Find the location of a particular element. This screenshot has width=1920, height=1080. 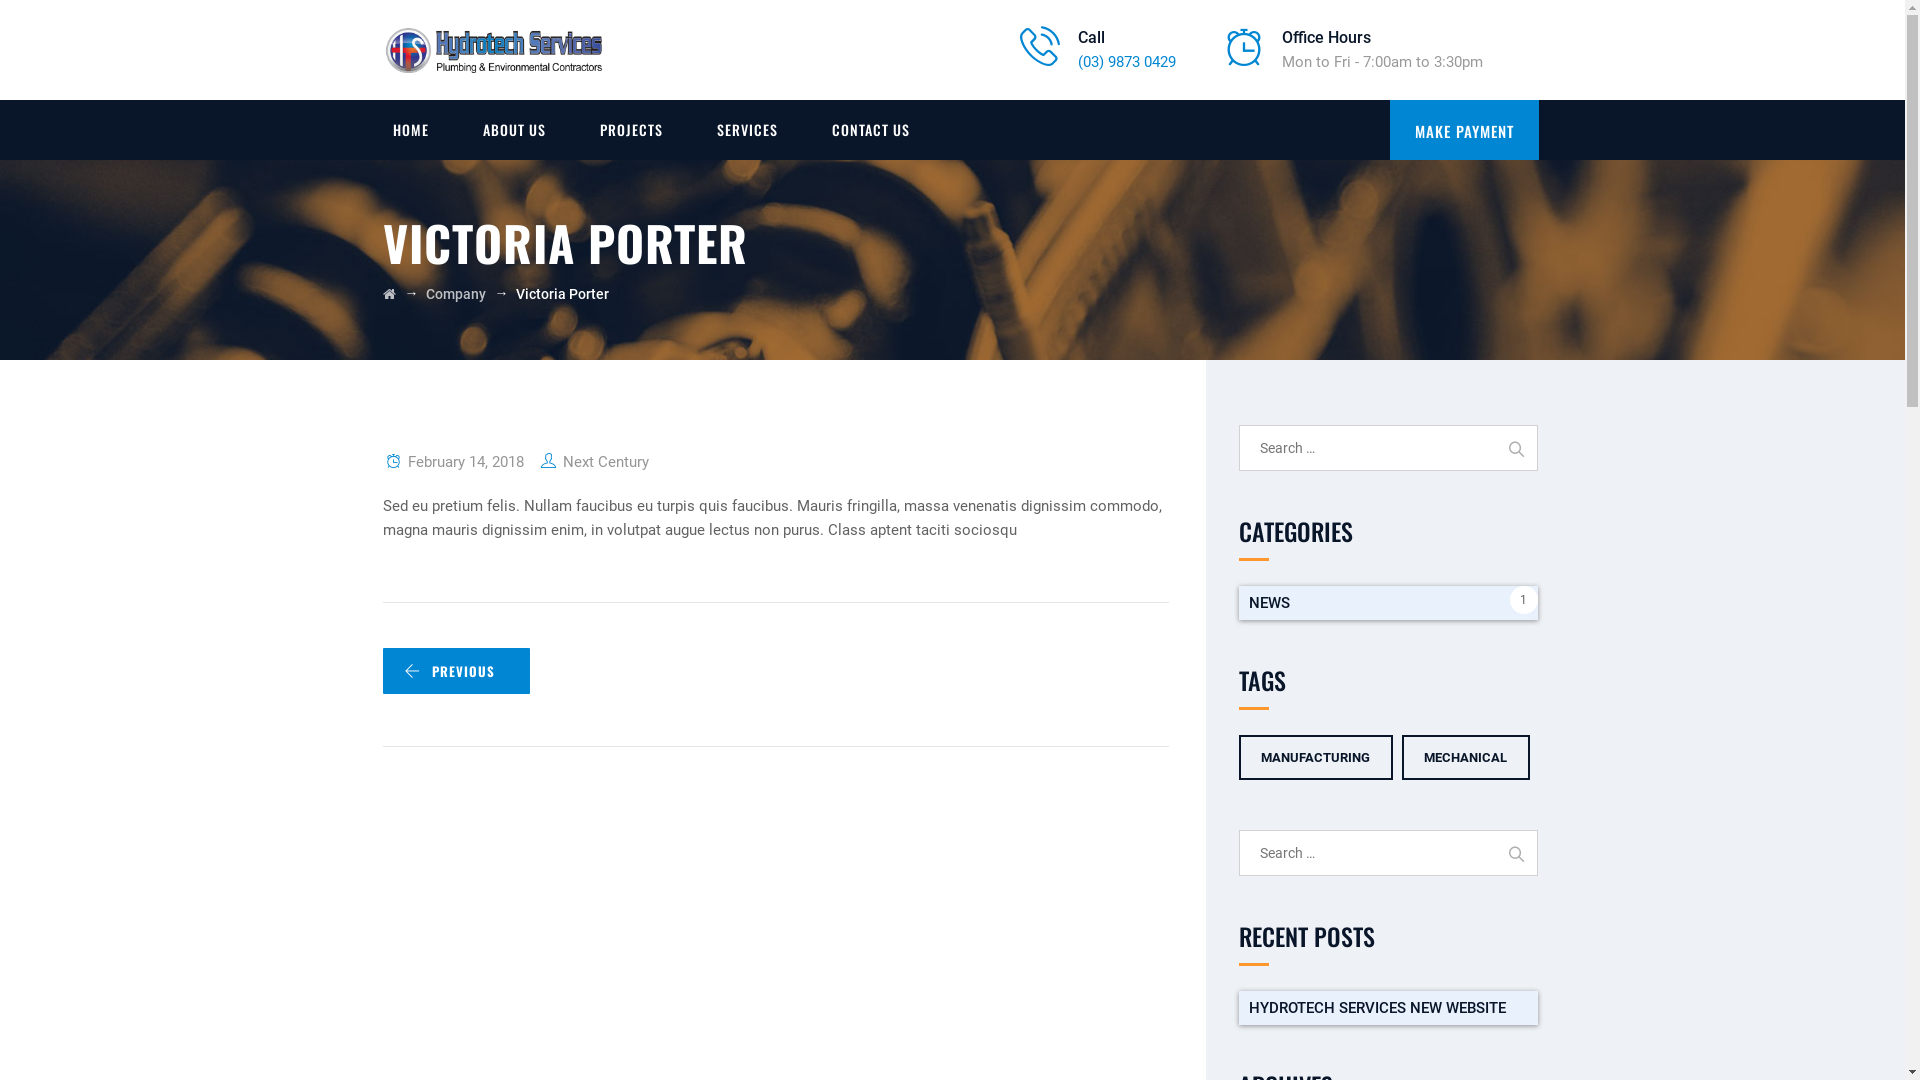

'HYDROTECH SERVICES NEW WEBSITE' is located at coordinates (1386, 1007).